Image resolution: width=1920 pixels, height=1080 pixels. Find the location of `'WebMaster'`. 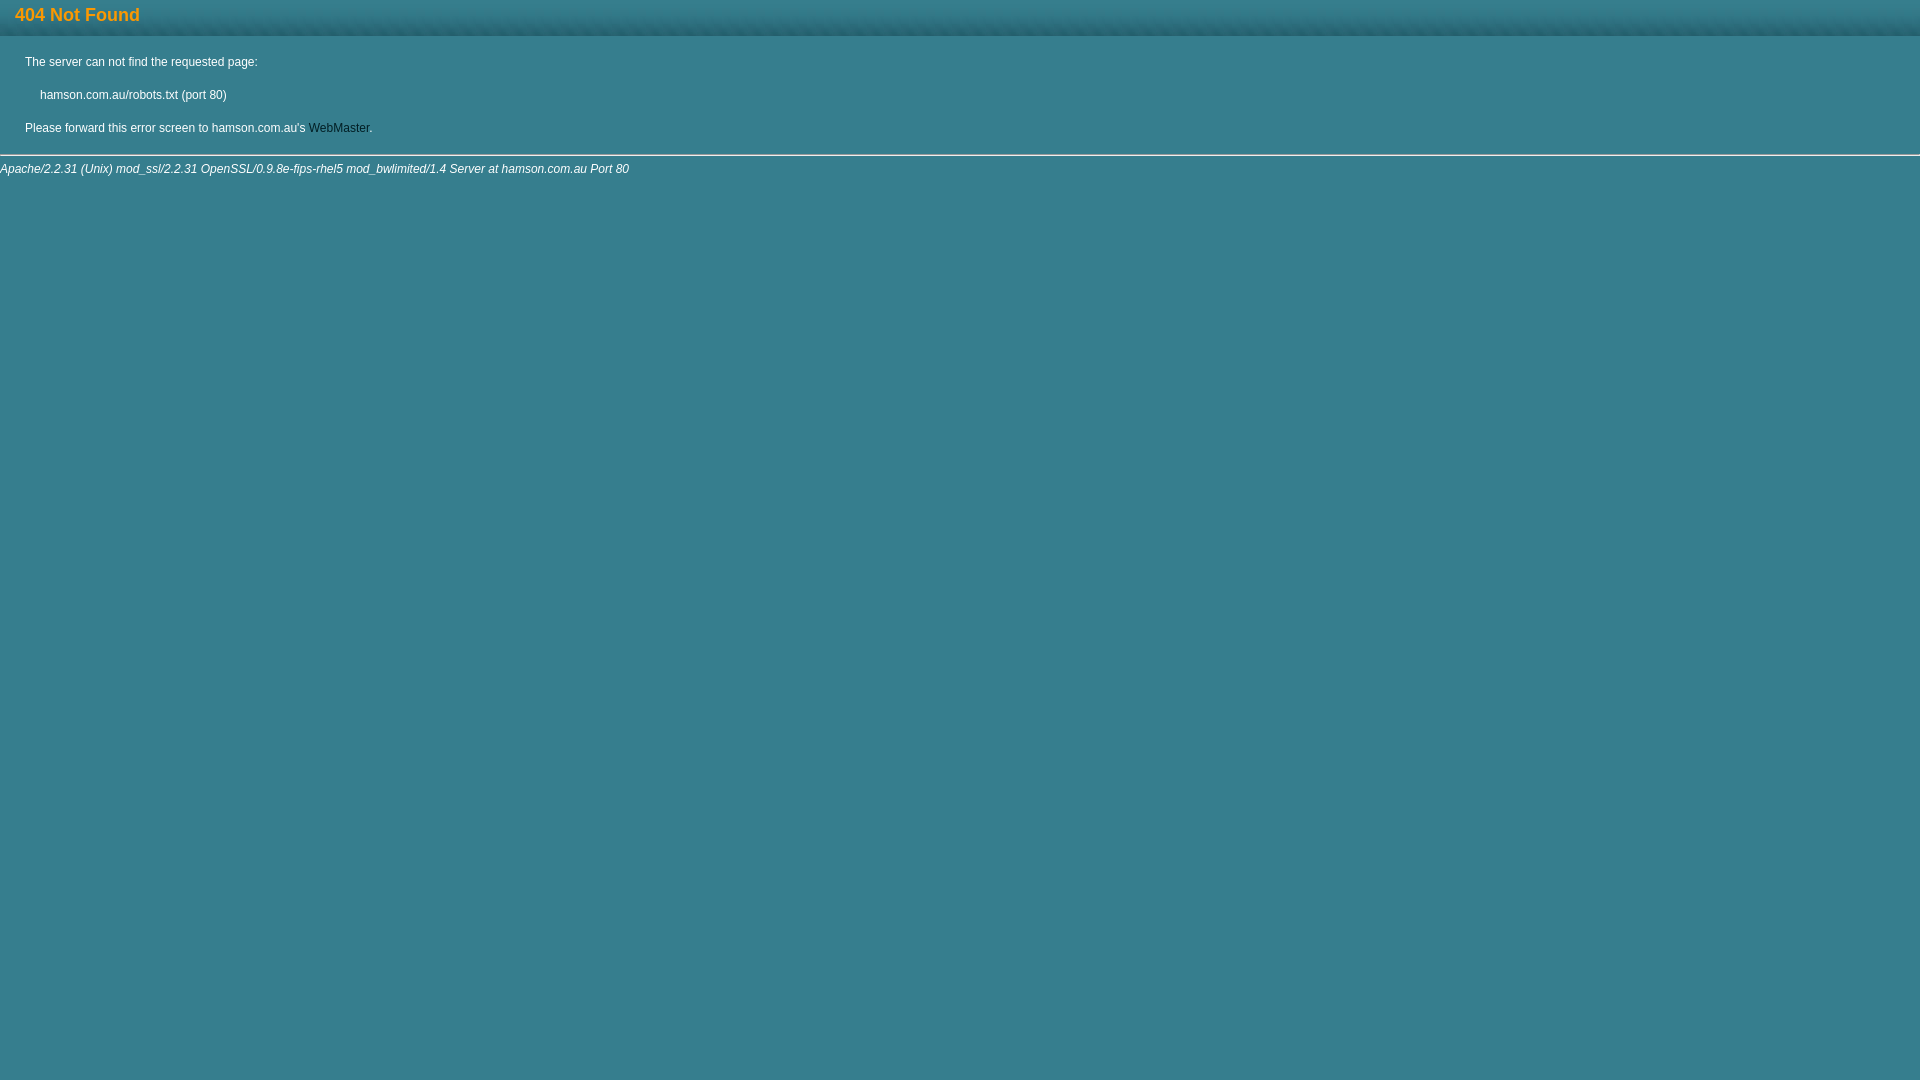

'WebMaster' is located at coordinates (339, 127).